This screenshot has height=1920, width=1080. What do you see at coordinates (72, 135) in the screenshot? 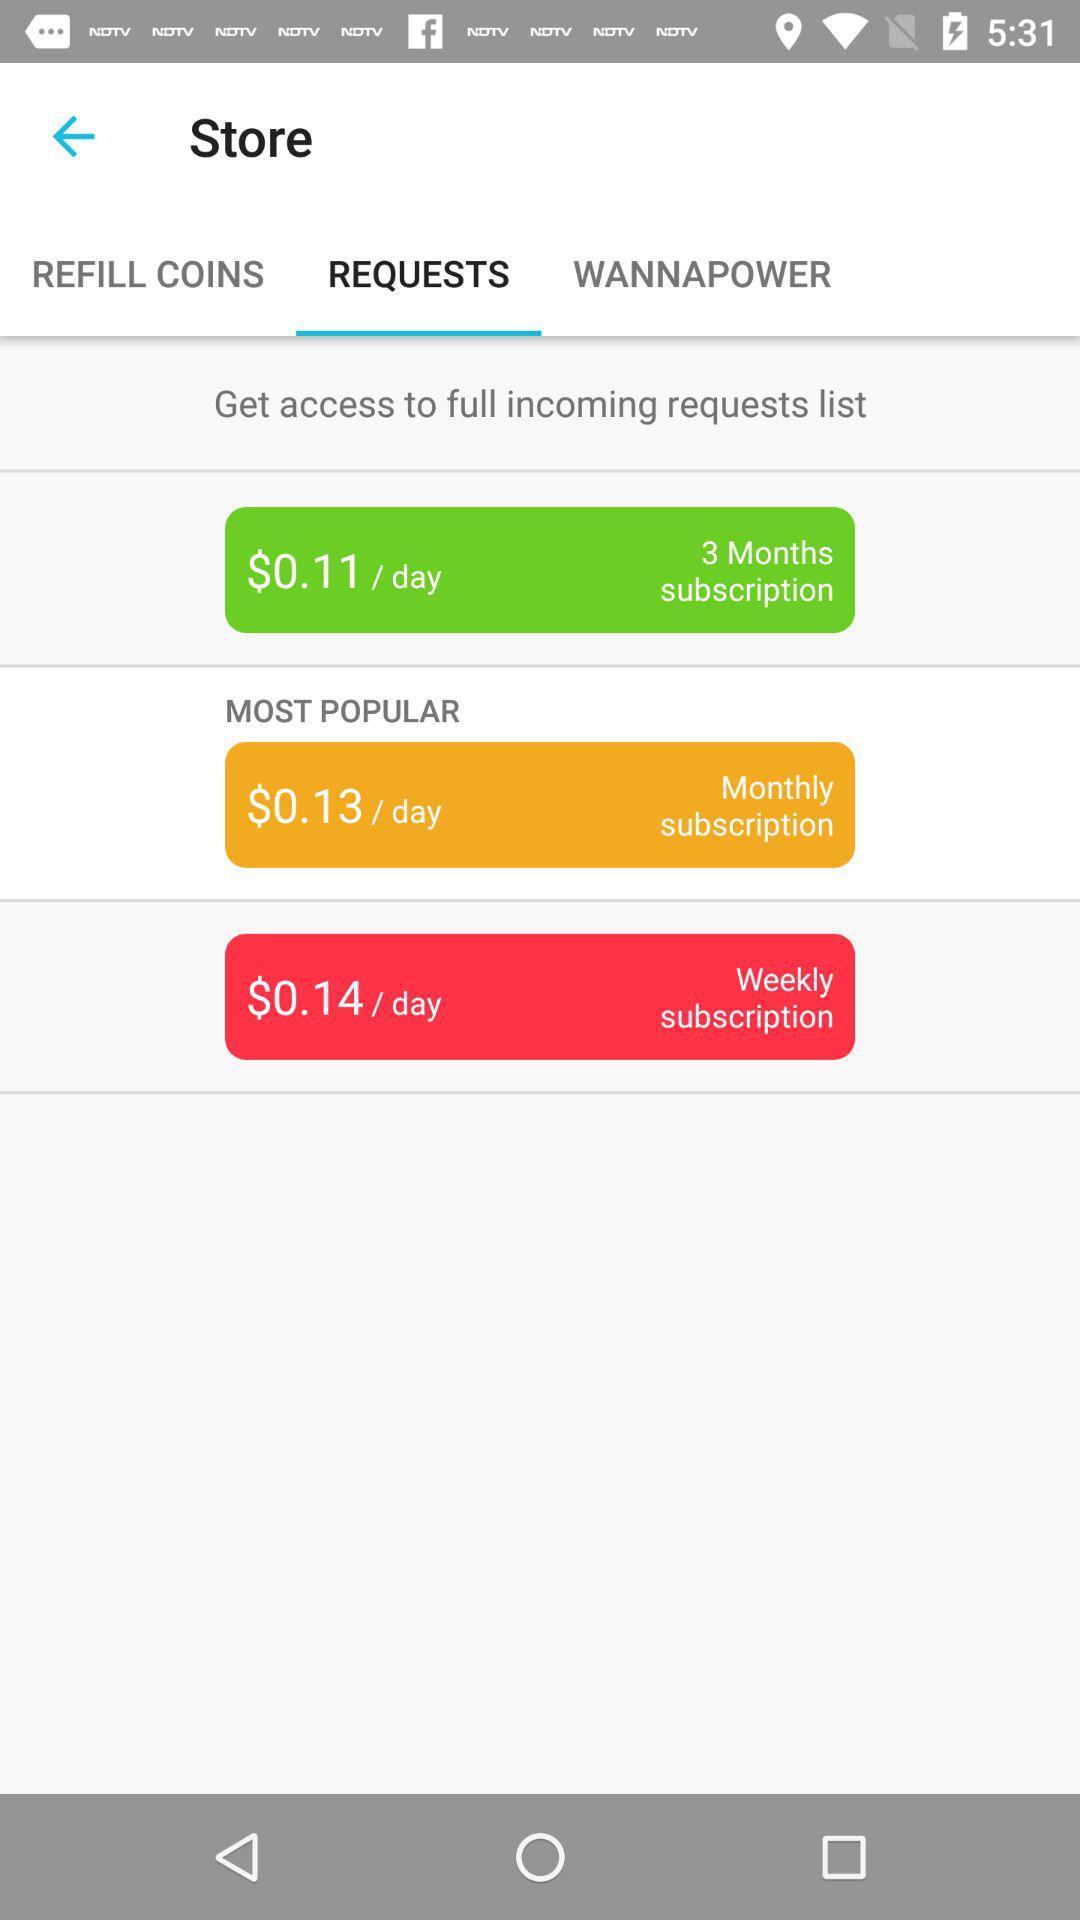
I see `go back` at bounding box center [72, 135].